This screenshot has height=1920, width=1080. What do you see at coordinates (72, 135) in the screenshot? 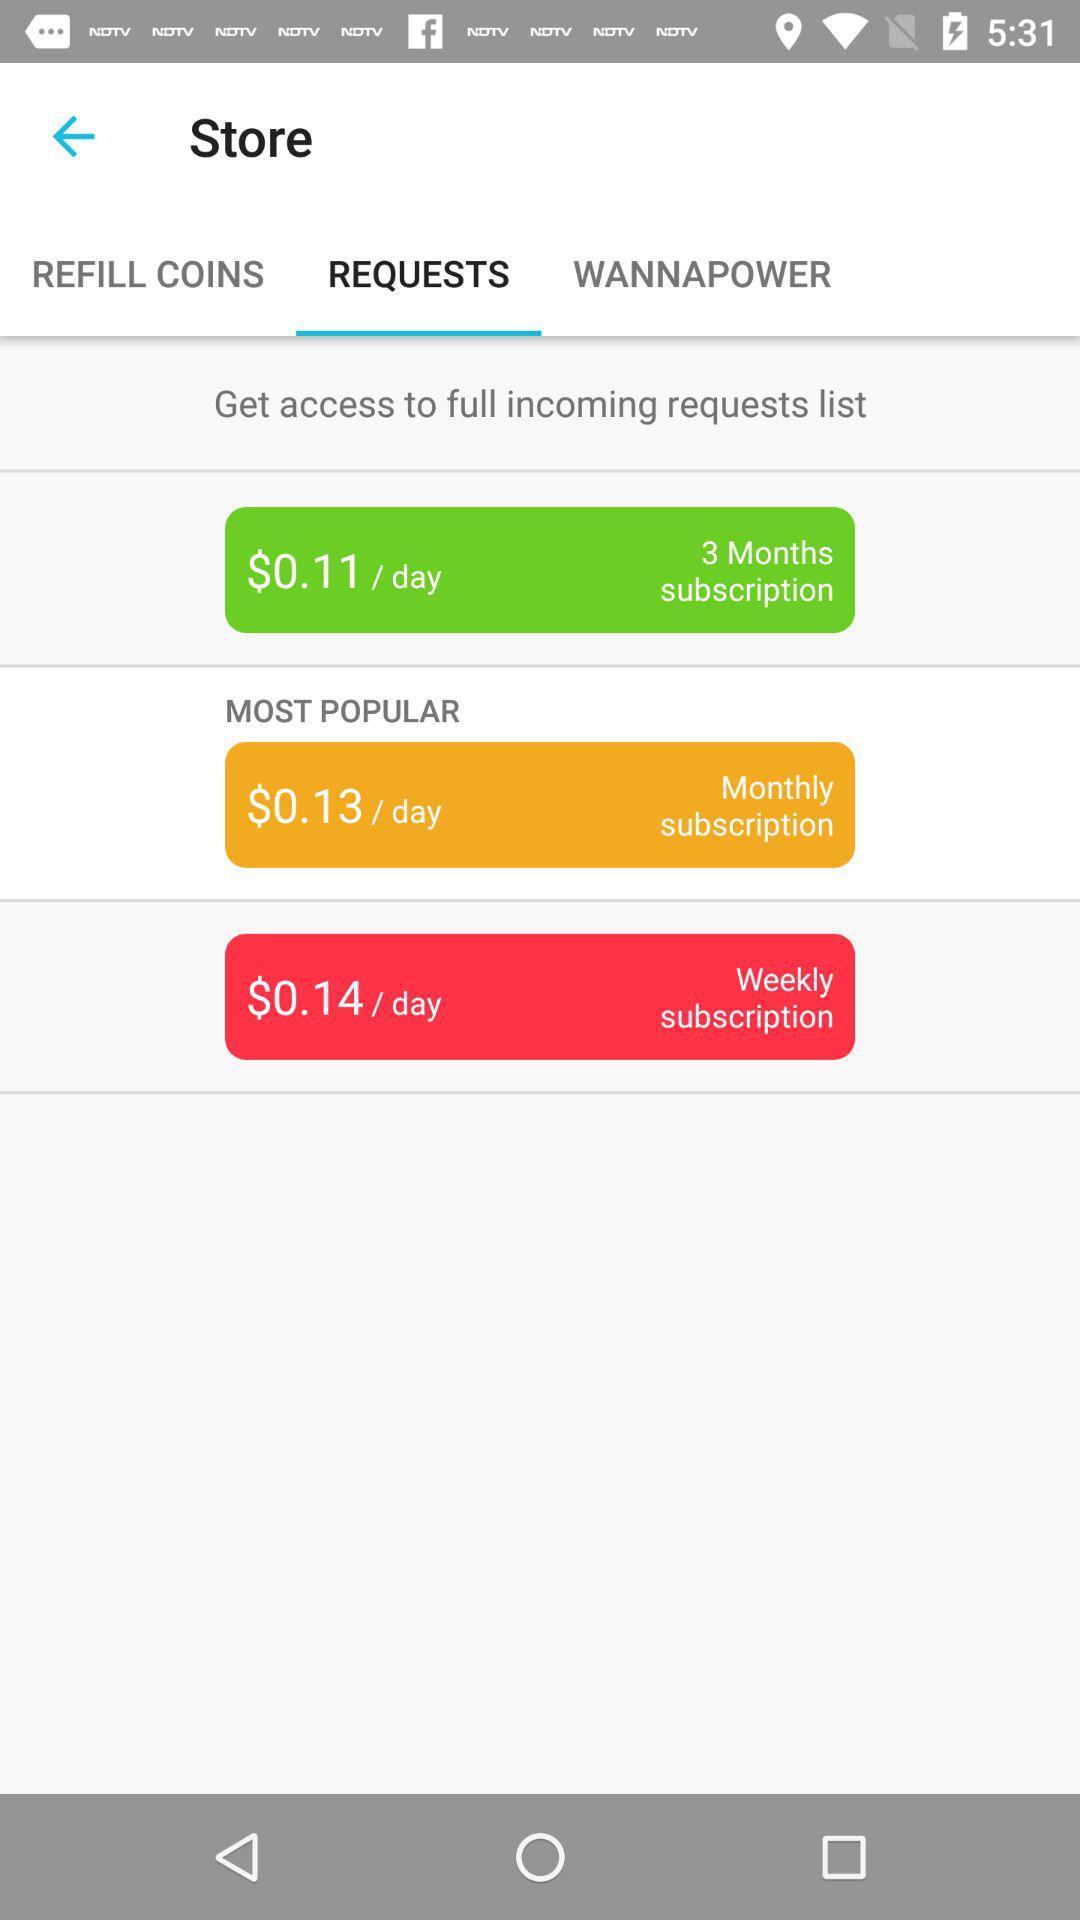
I see `go back` at bounding box center [72, 135].